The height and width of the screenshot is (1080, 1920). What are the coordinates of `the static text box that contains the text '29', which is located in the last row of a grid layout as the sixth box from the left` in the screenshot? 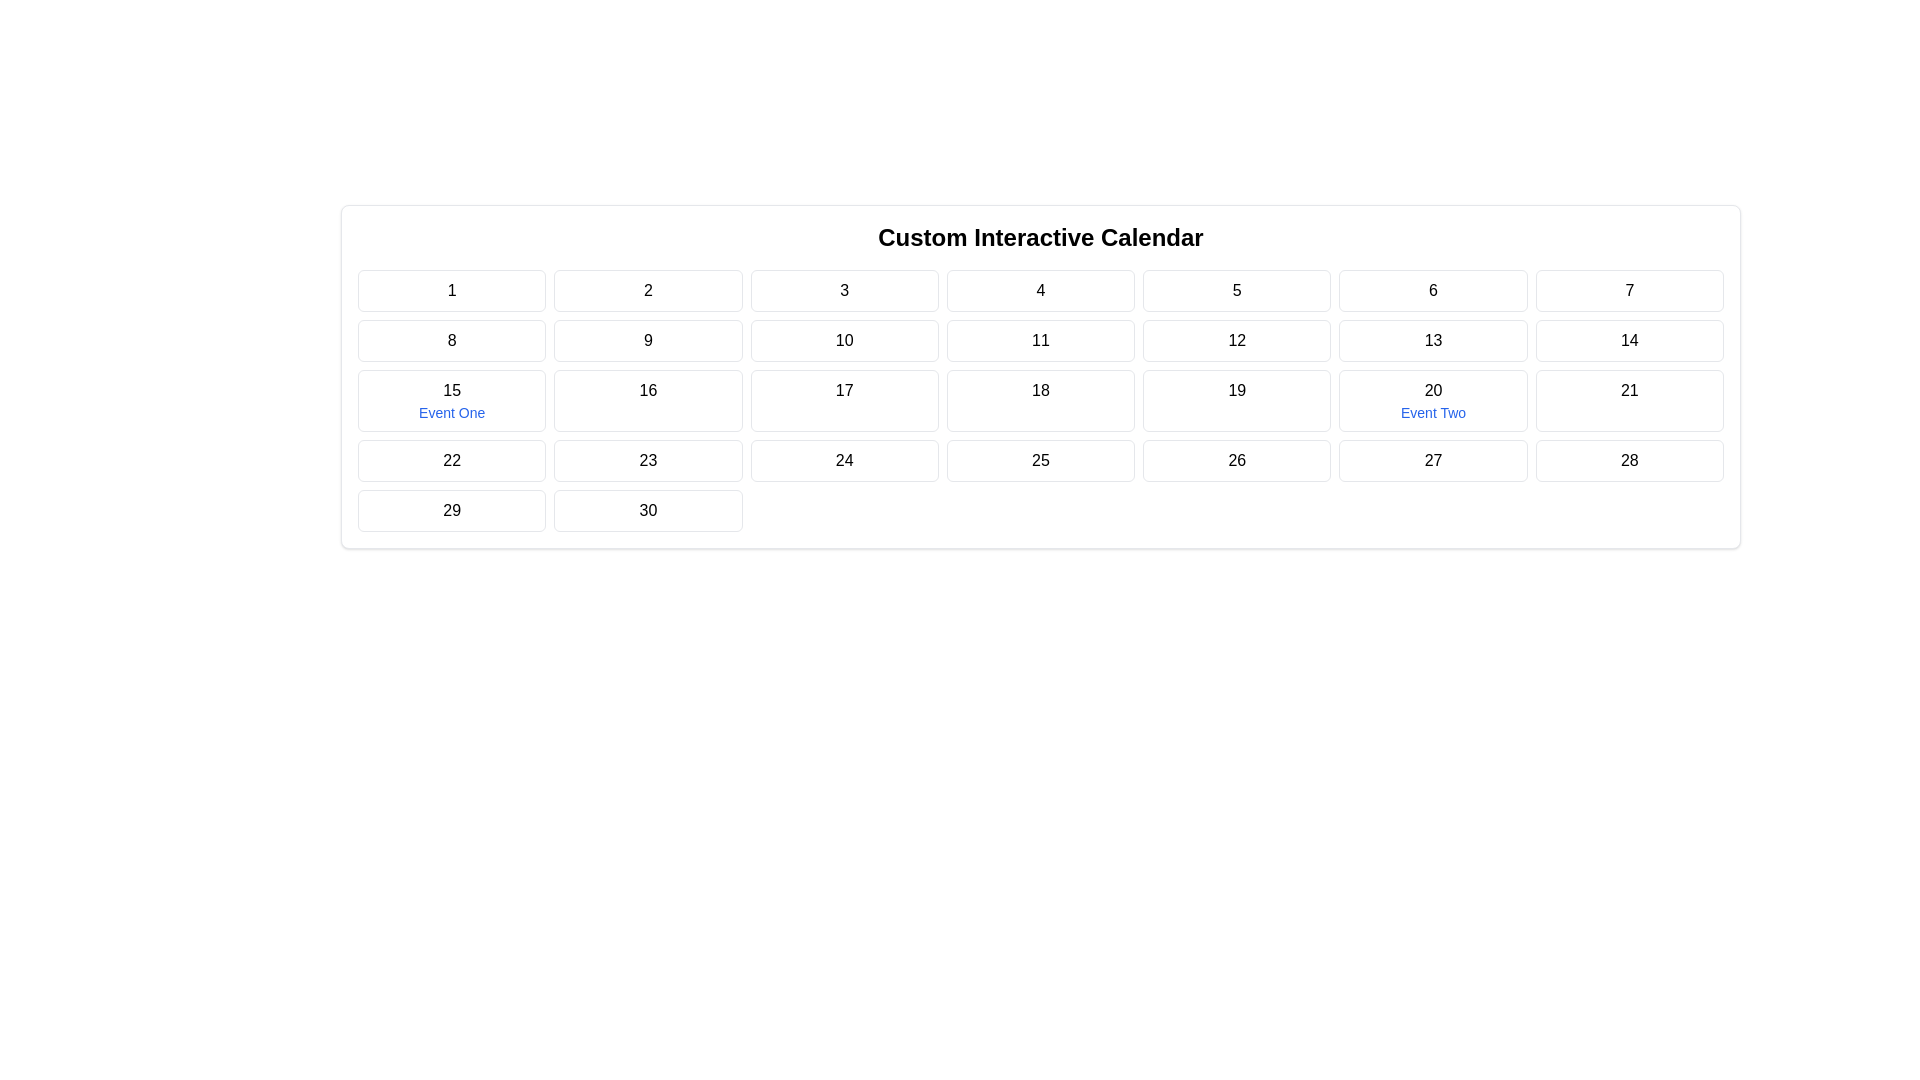 It's located at (451, 509).